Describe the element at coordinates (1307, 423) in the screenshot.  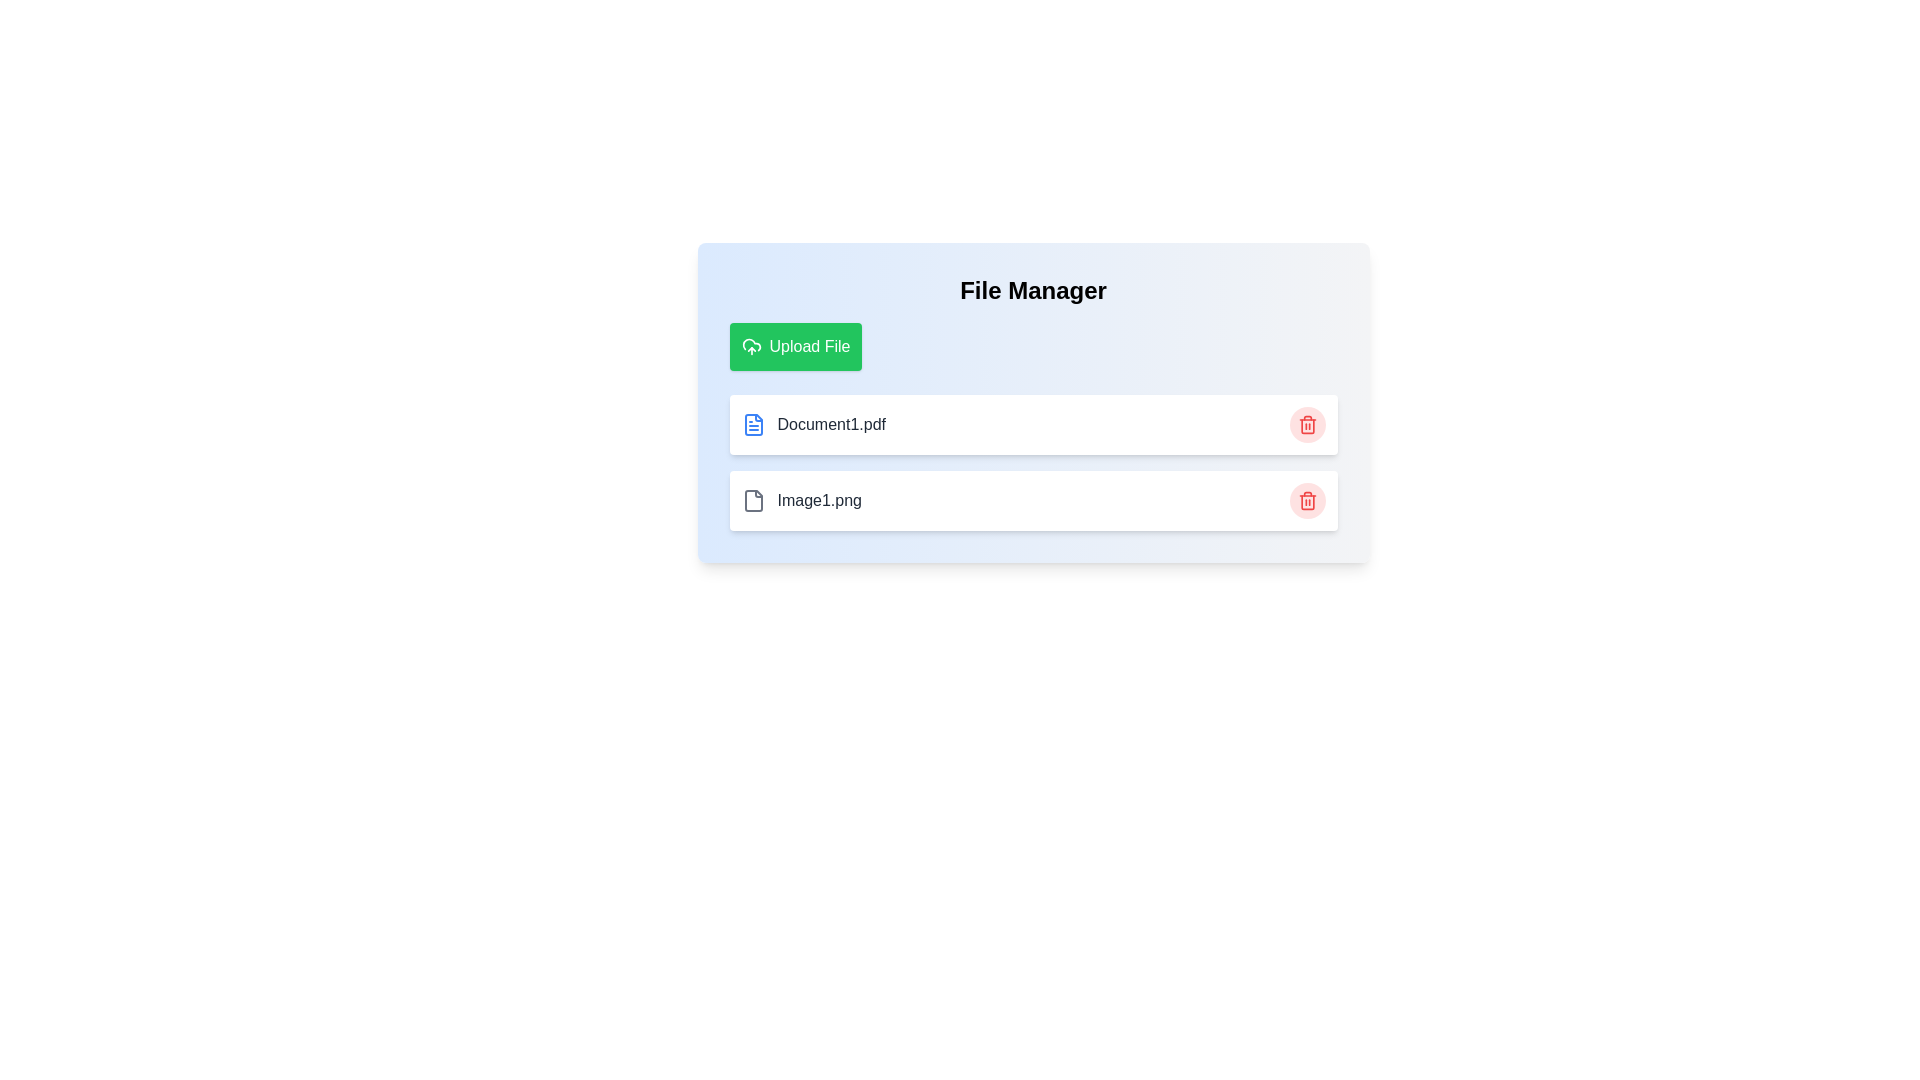
I see `the delete button located at the far right of the file entry row for 'Document1.pdf'` at that location.